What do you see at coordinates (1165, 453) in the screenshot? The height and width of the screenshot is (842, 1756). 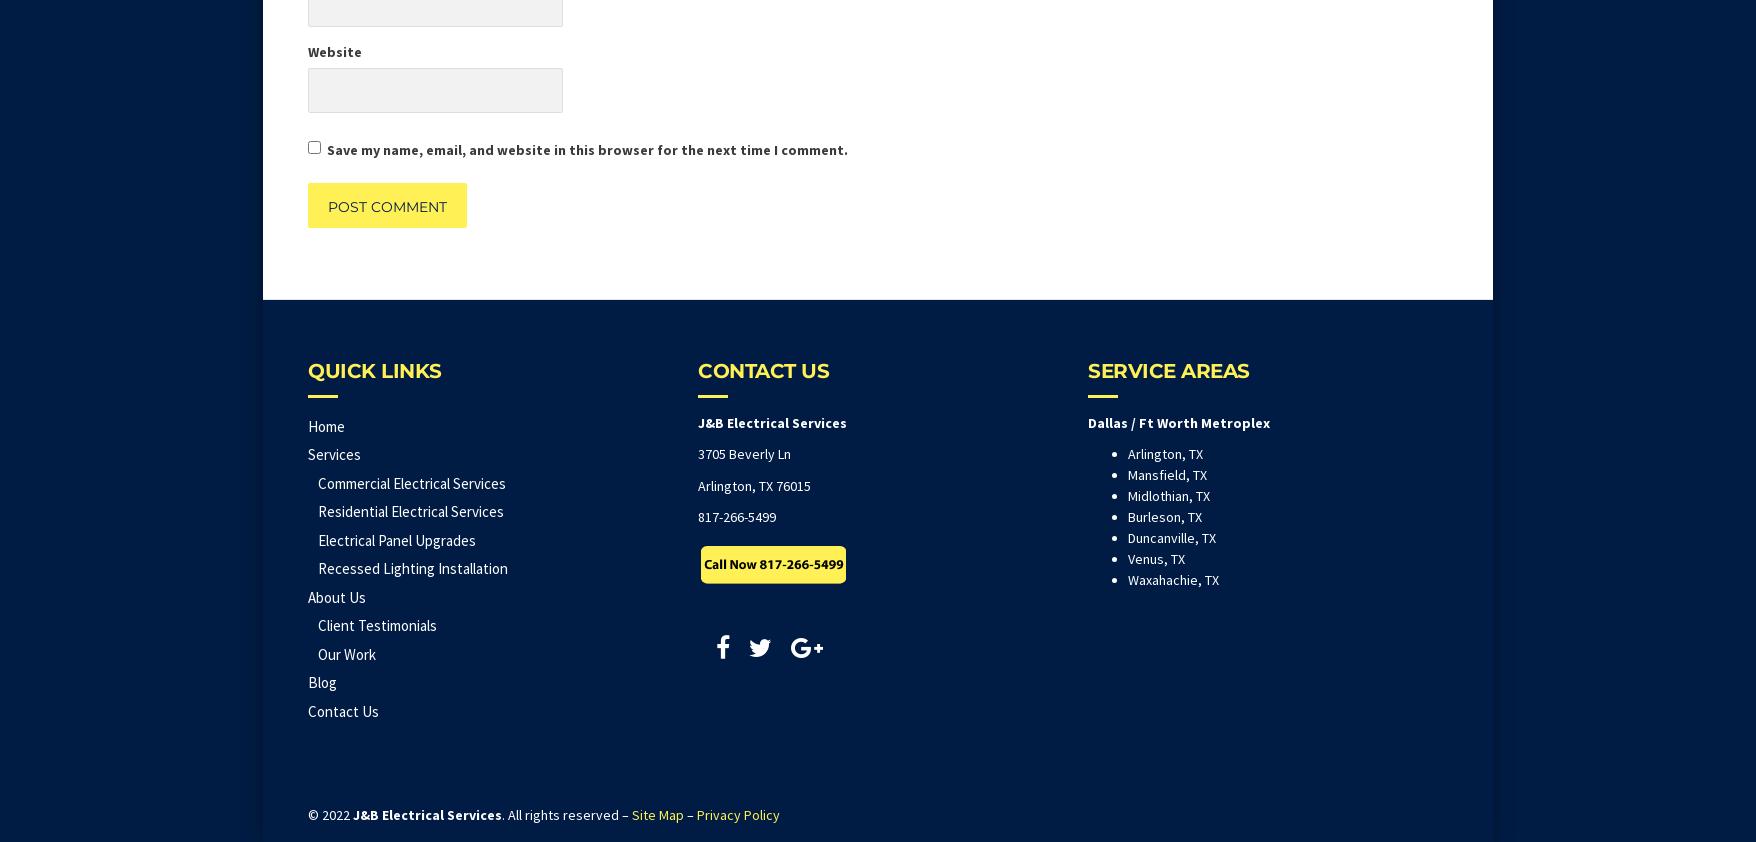 I see `'Arlington, TX'` at bounding box center [1165, 453].